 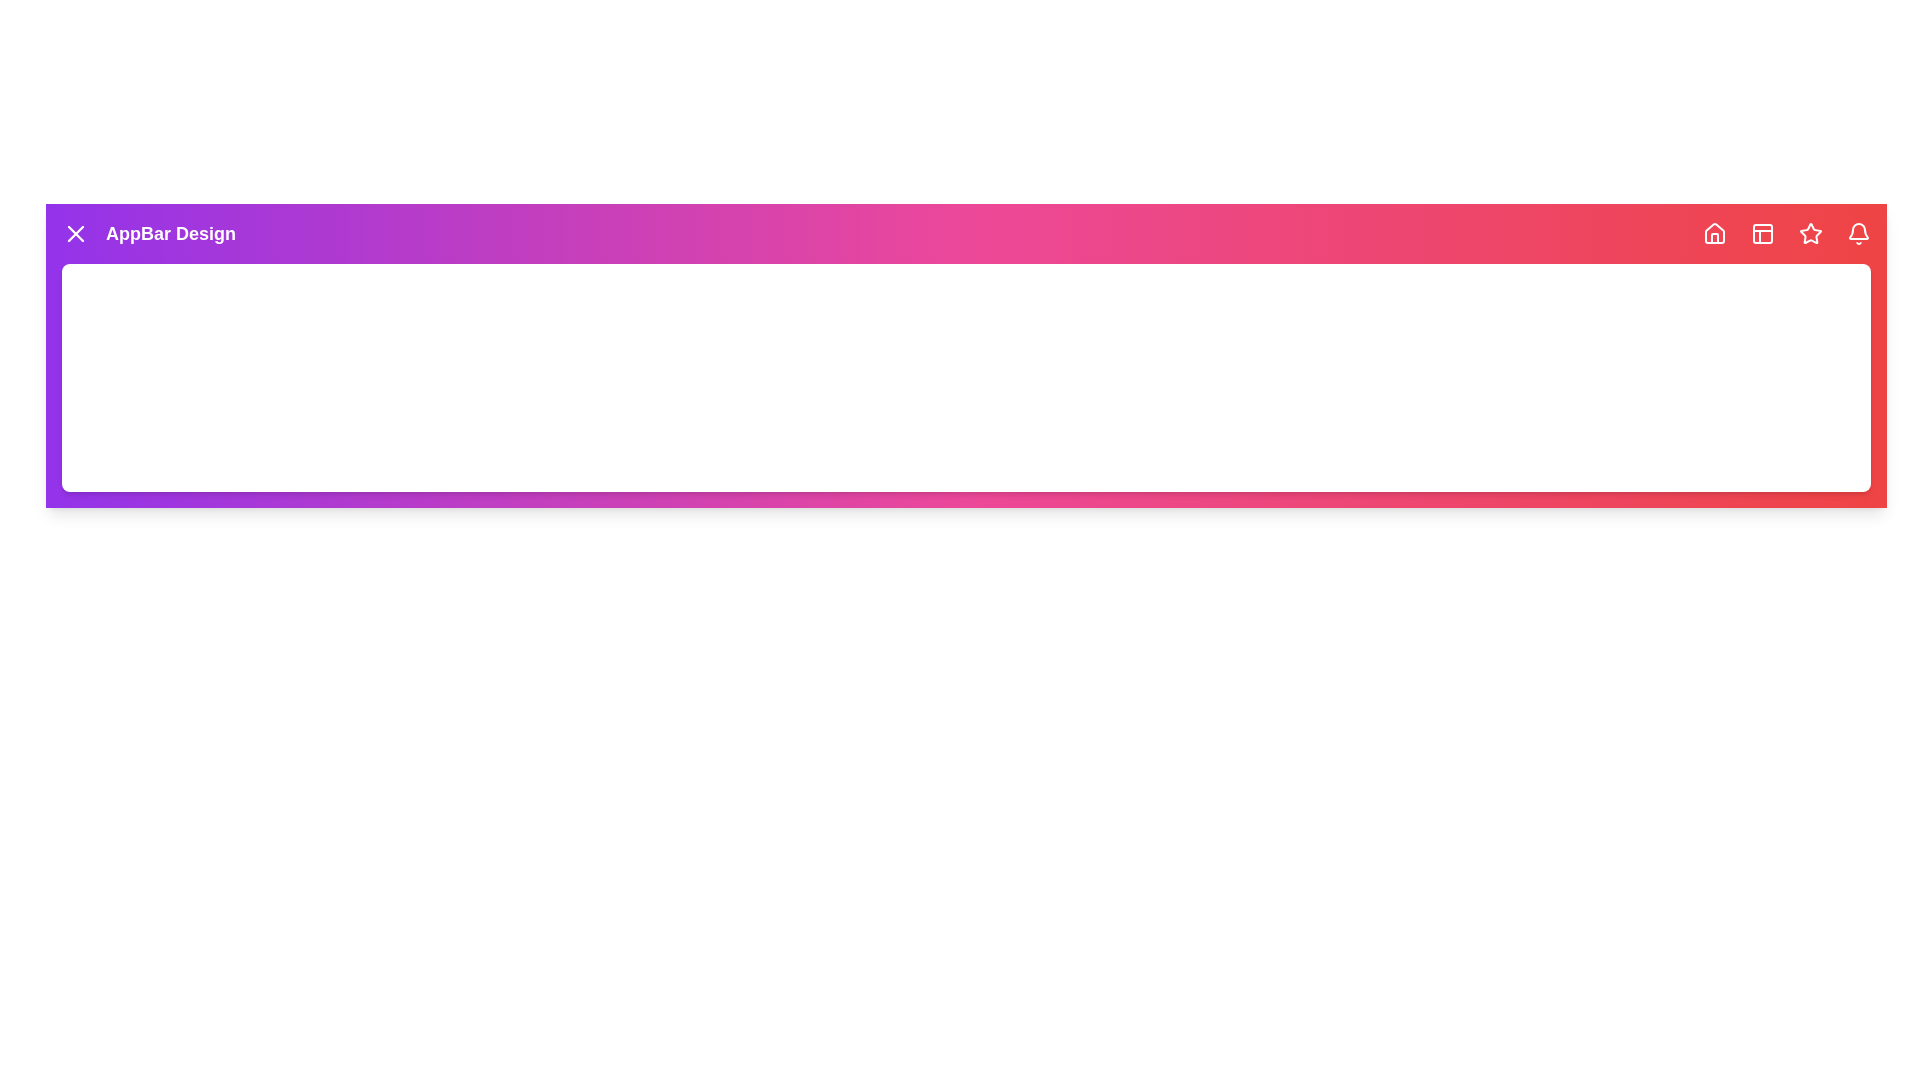 What do you see at coordinates (1810, 233) in the screenshot?
I see `the navigation icon Favorites` at bounding box center [1810, 233].